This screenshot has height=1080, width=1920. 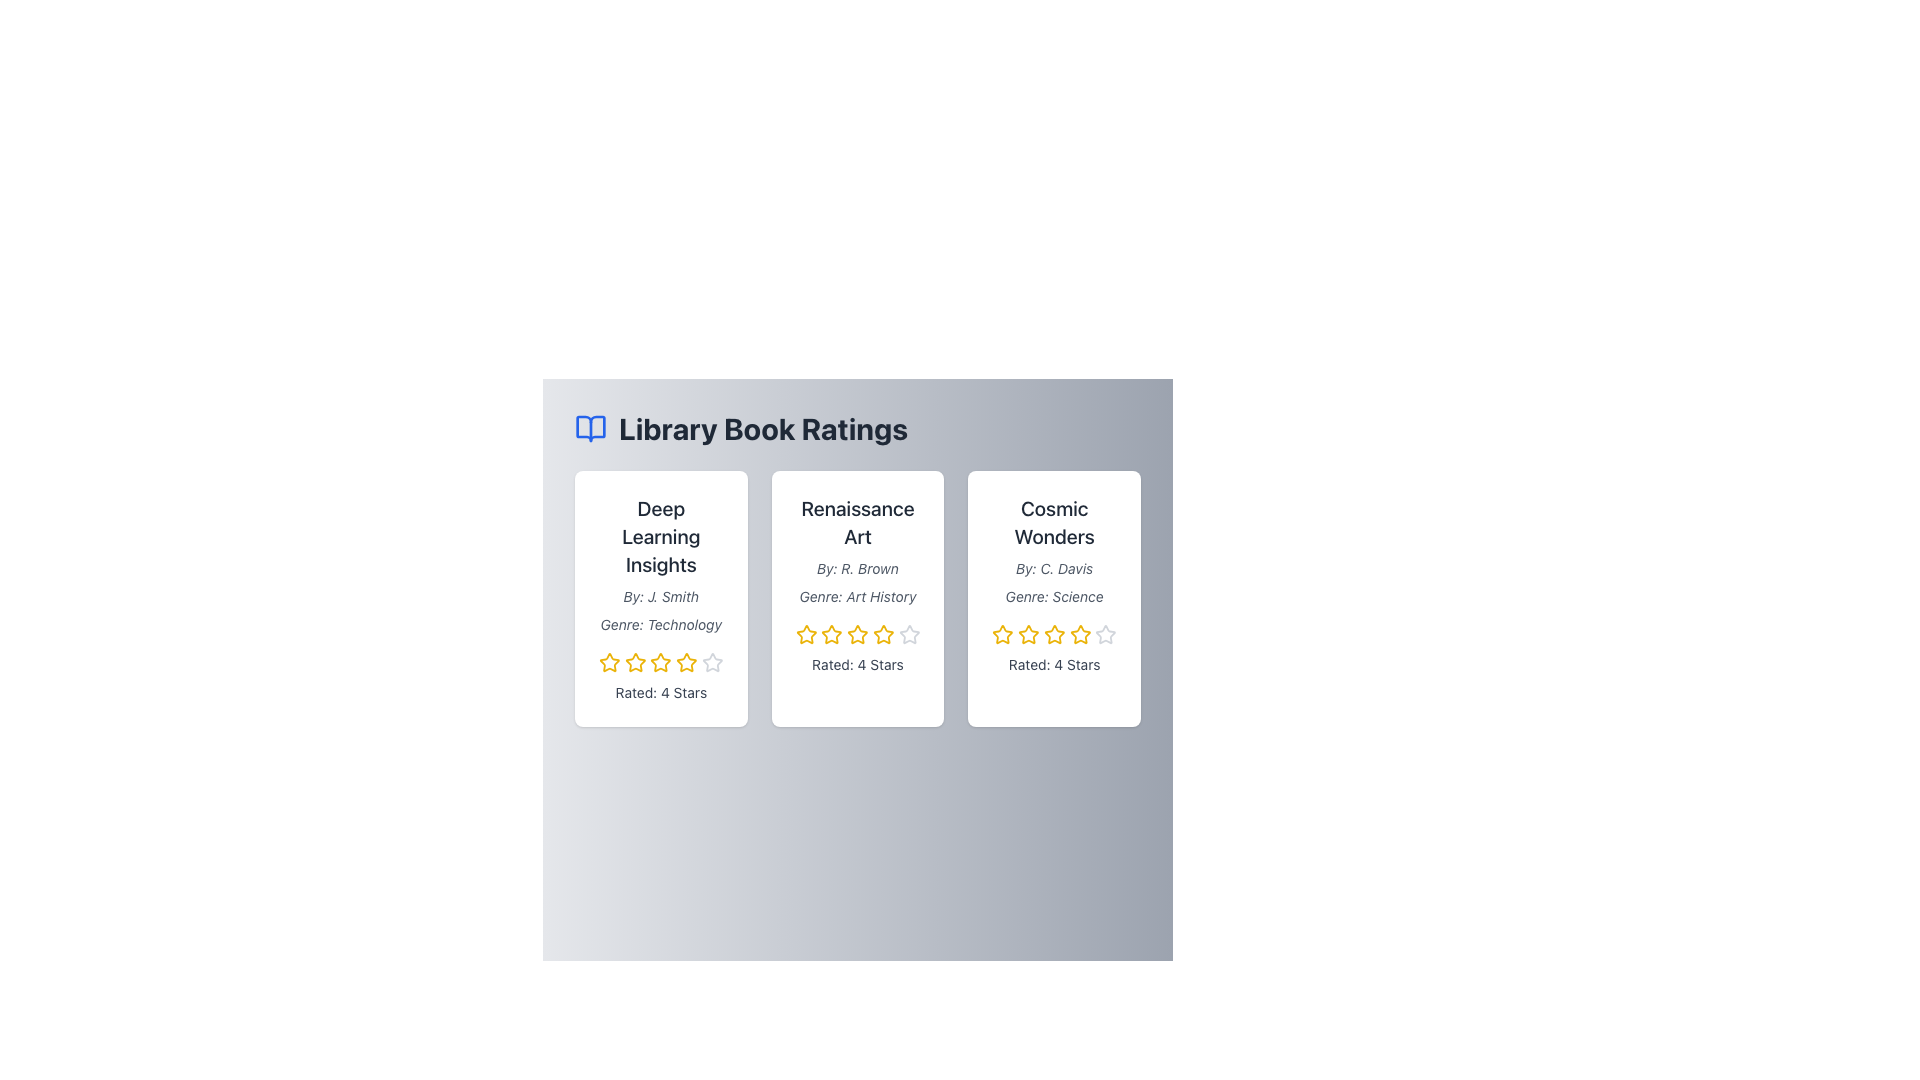 I want to click on the third star in the 5-star rating system for the book 'Deep Learning Insights', so click(x=634, y=663).